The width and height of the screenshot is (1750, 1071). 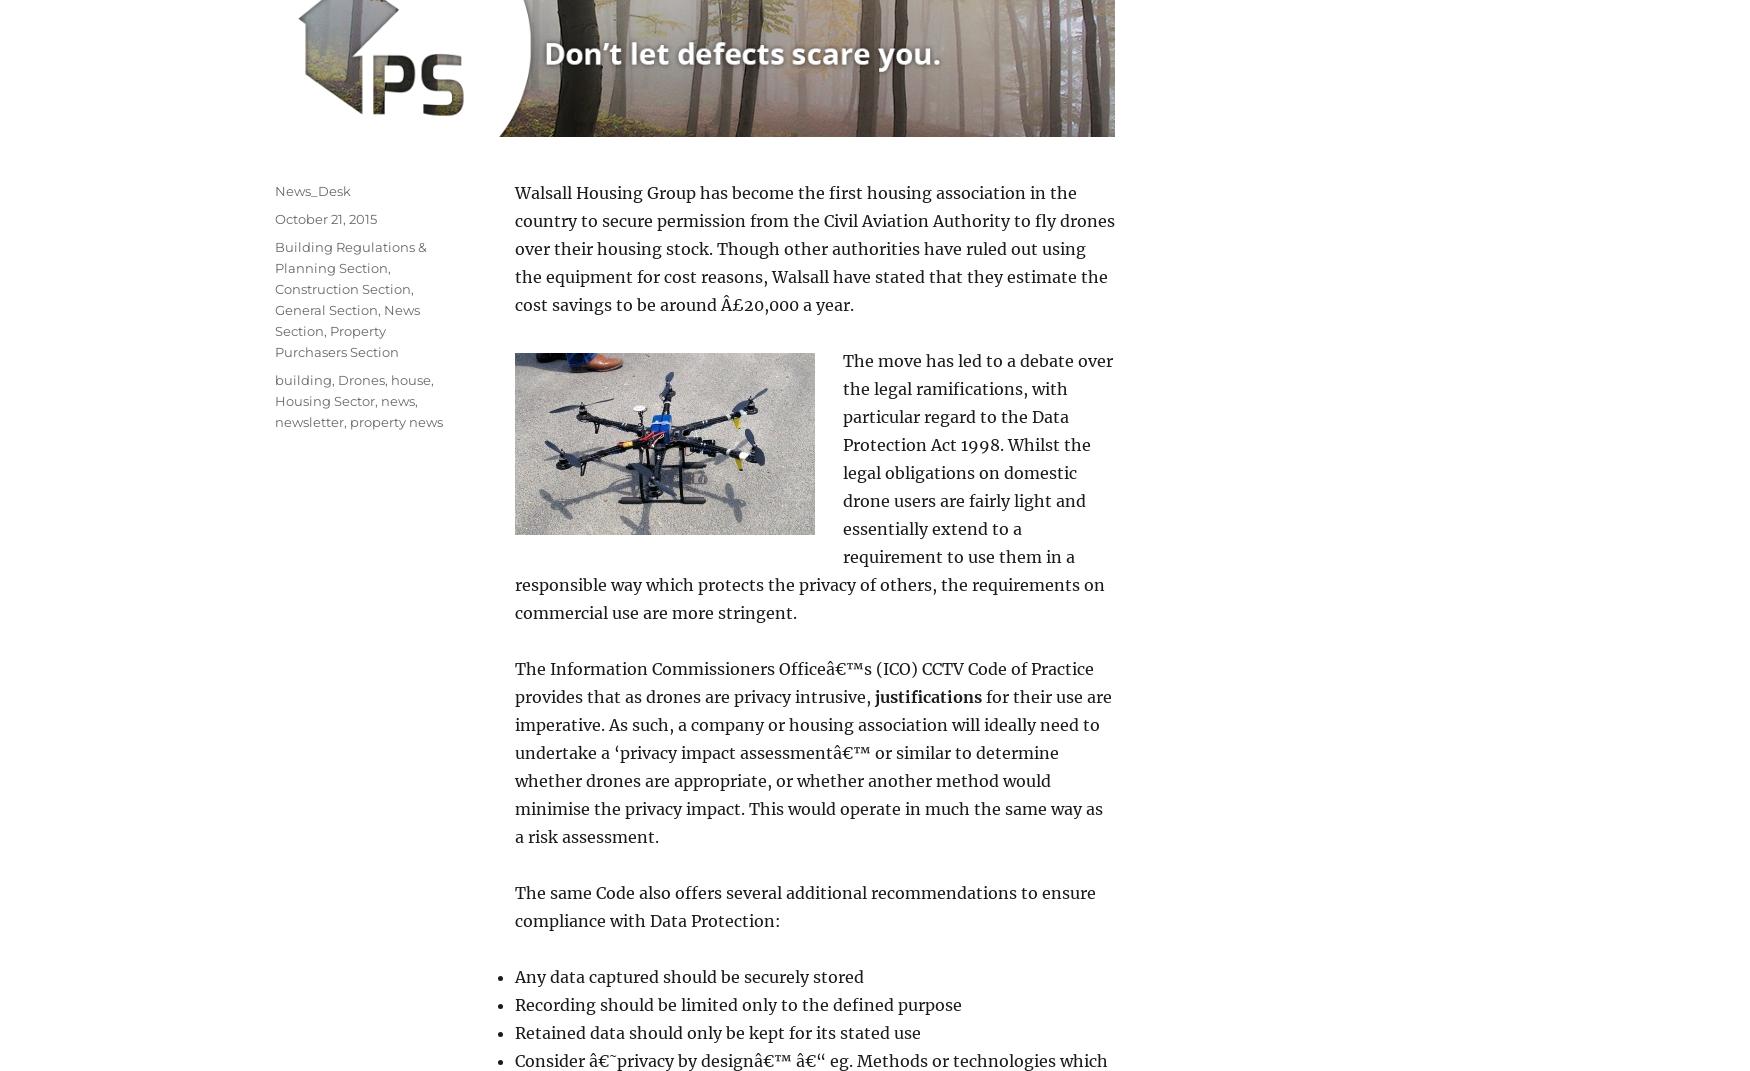 I want to click on 'The Information Commissioners Officeâ€™s (ICO) CCTV Code of Practice provides that as drones are privacy intrusive,', so click(x=803, y=681).